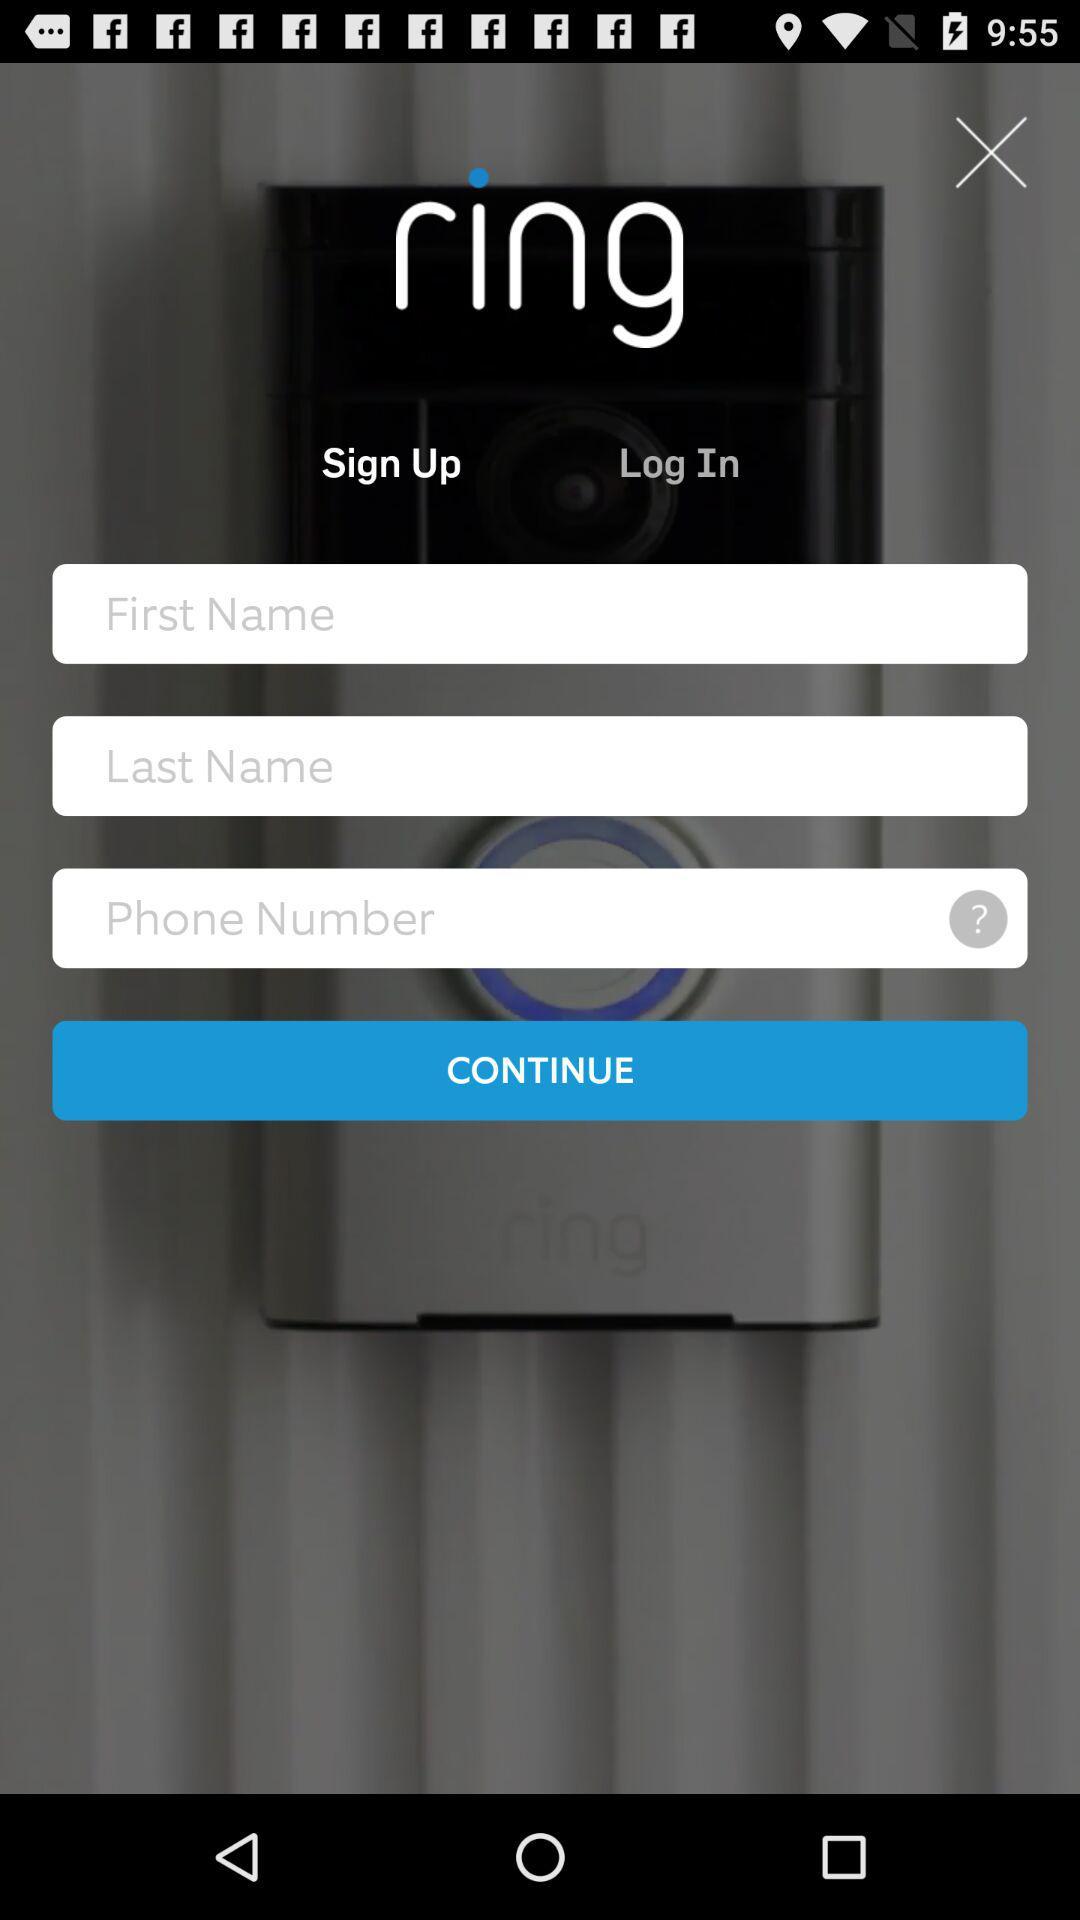 The width and height of the screenshot is (1080, 1920). Describe the element at coordinates (990, 163) in the screenshot. I see `the close icon` at that location.